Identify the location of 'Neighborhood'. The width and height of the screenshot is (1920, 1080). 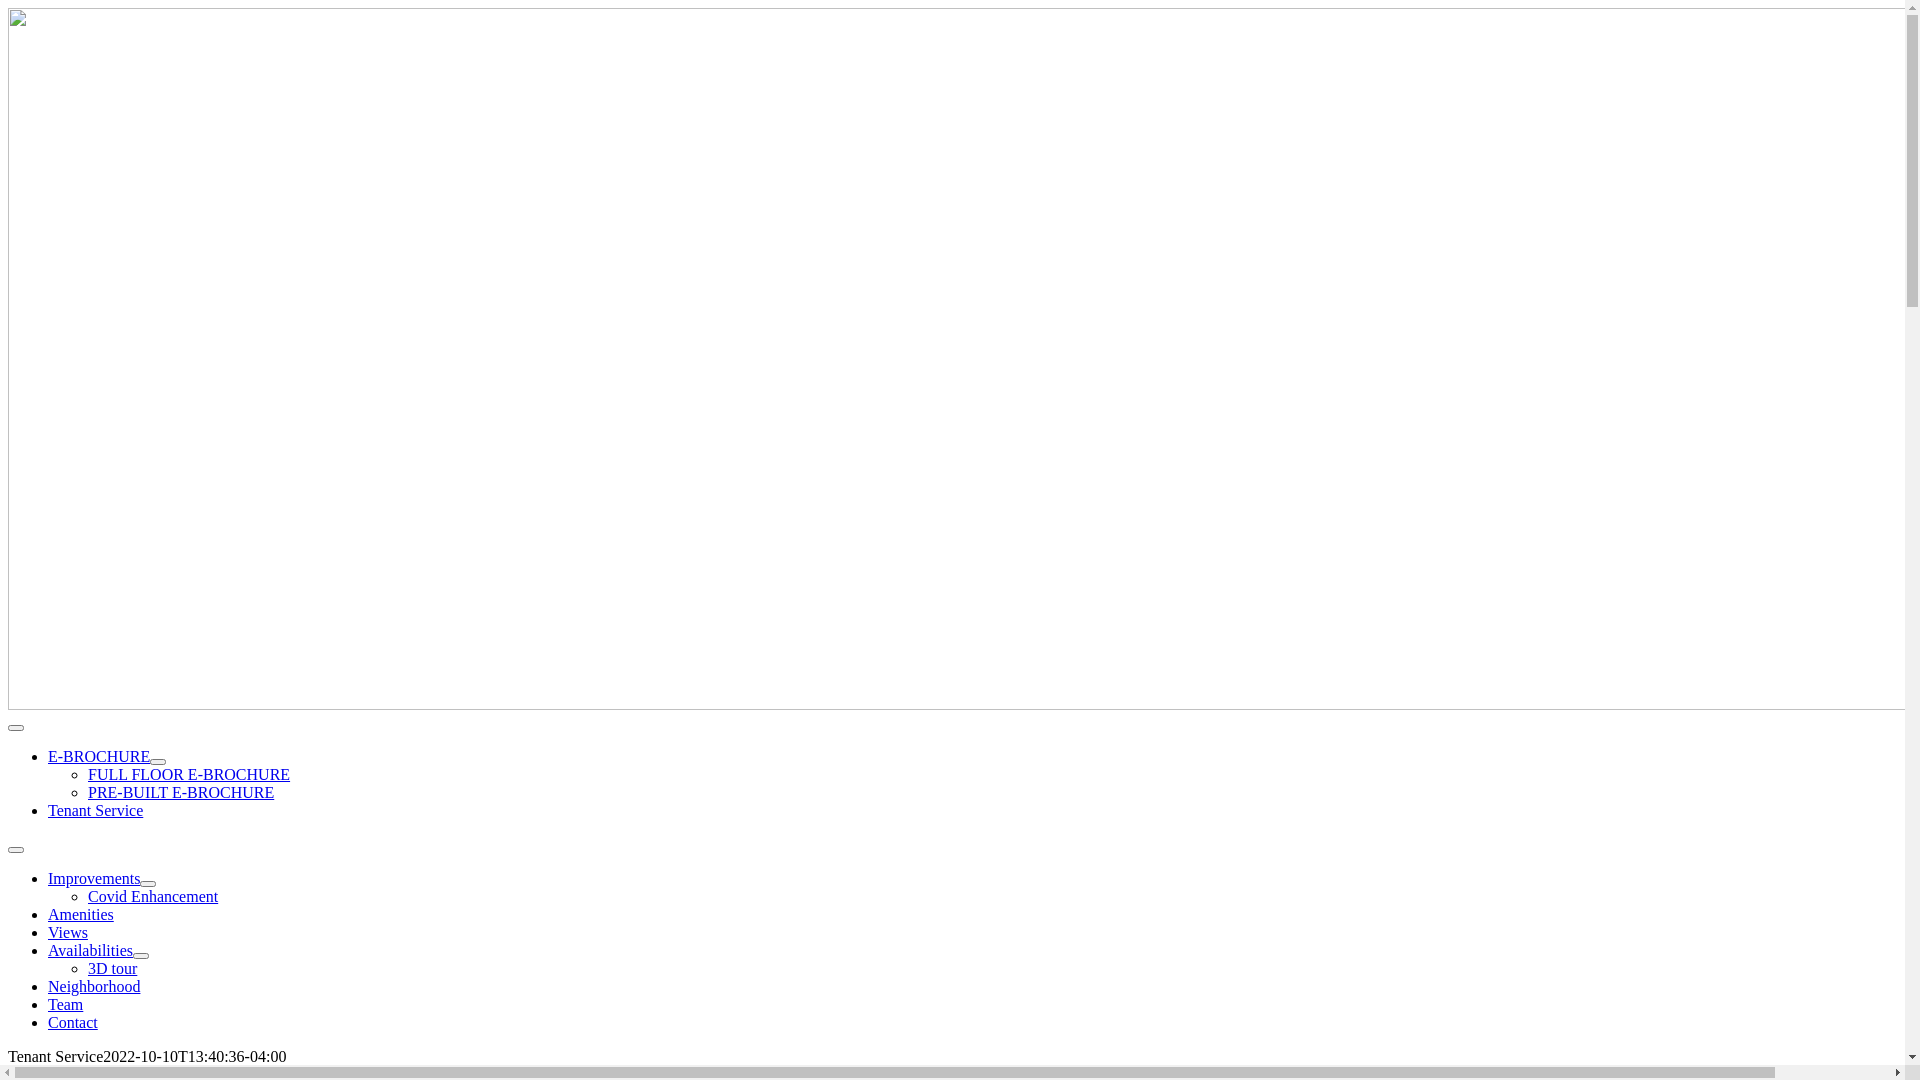
(93, 985).